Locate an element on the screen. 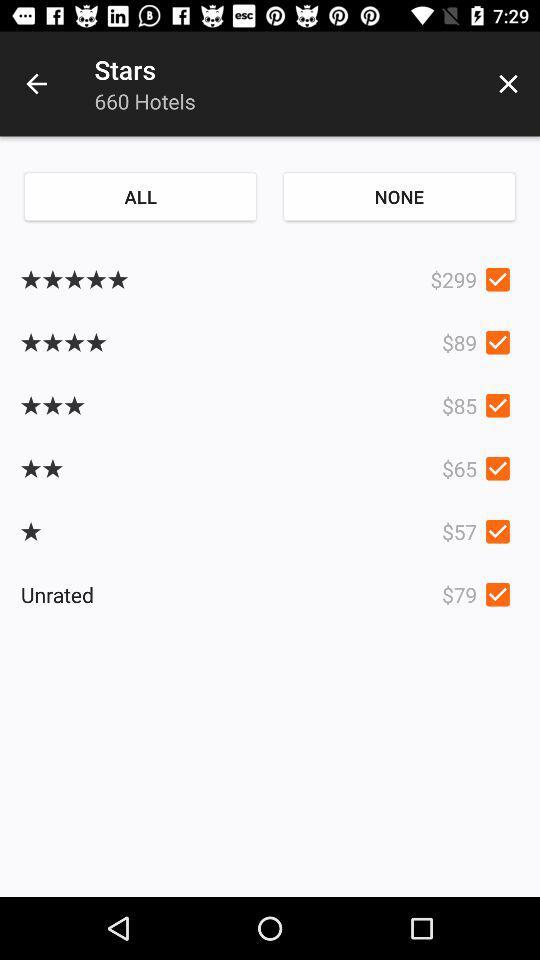 The image size is (540, 960). the item to the right of the 660 hotels icon is located at coordinates (508, 84).